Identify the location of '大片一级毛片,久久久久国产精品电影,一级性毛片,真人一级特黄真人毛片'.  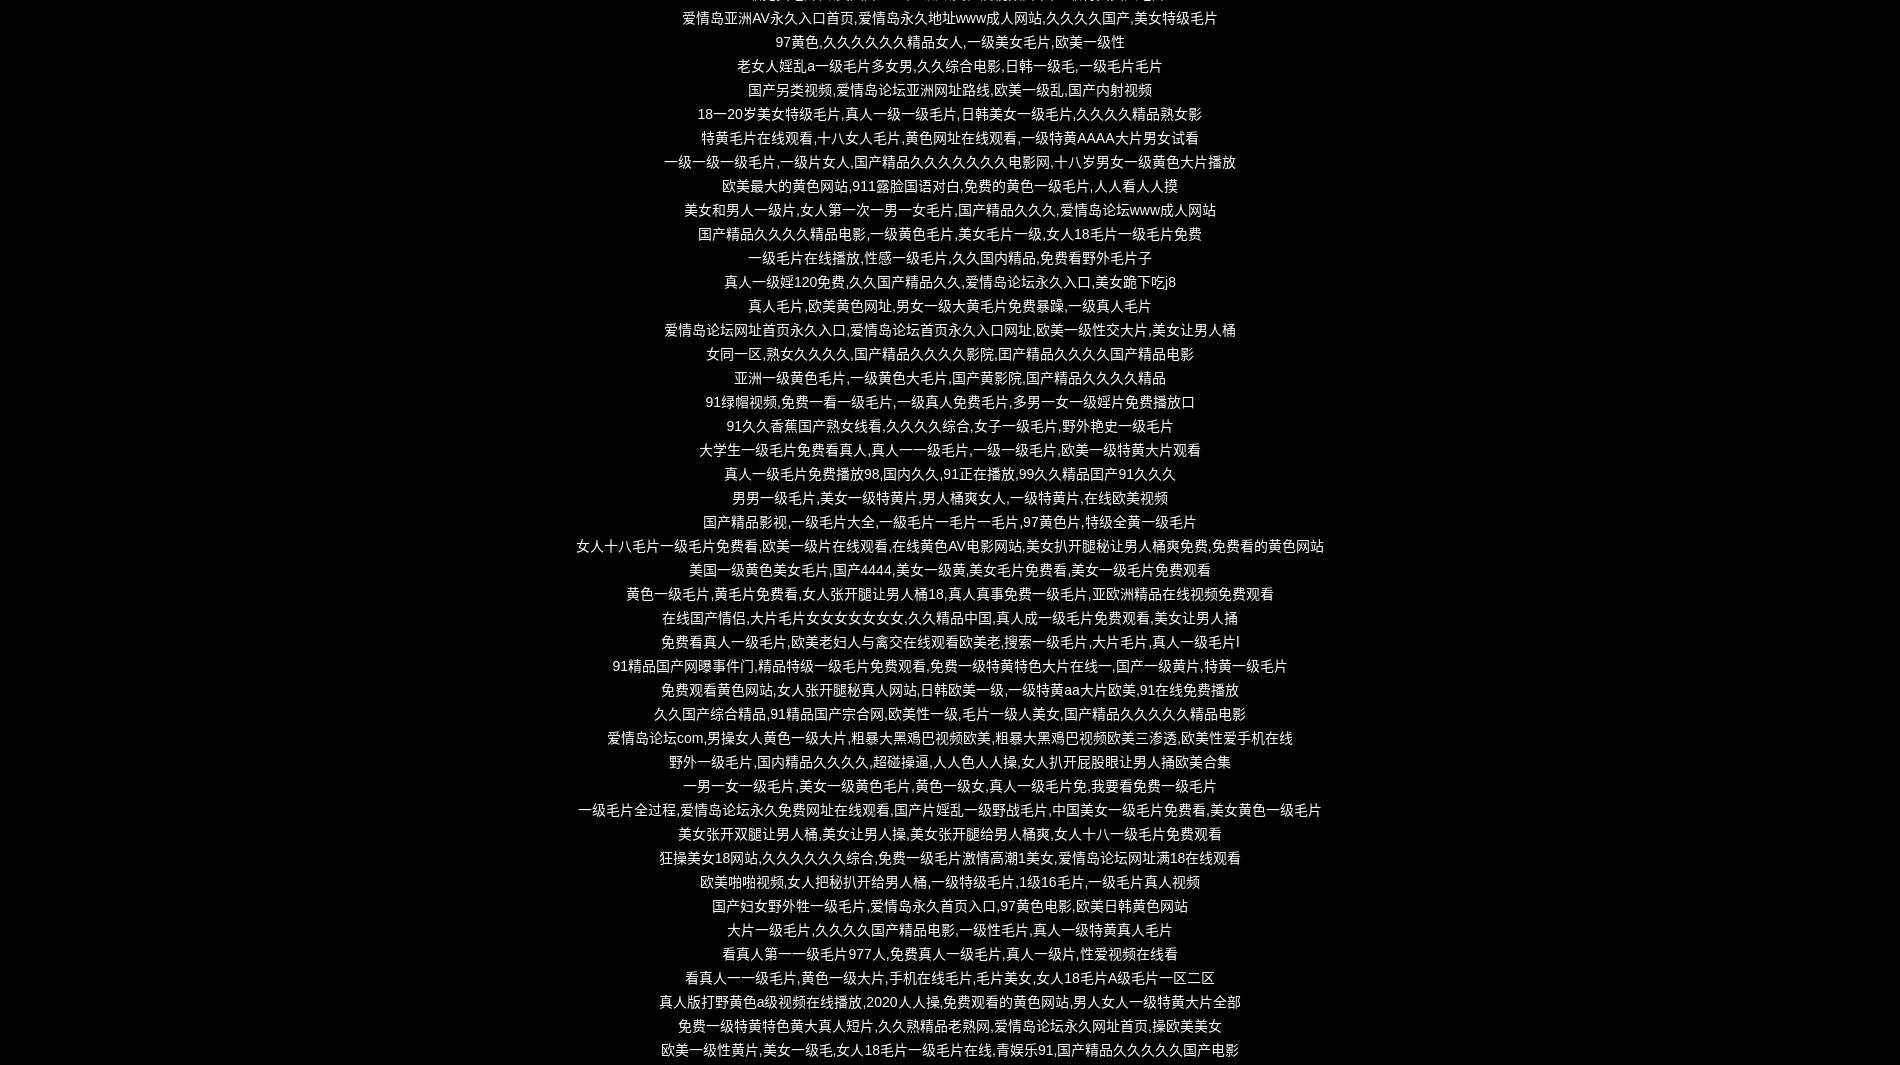
(948, 929).